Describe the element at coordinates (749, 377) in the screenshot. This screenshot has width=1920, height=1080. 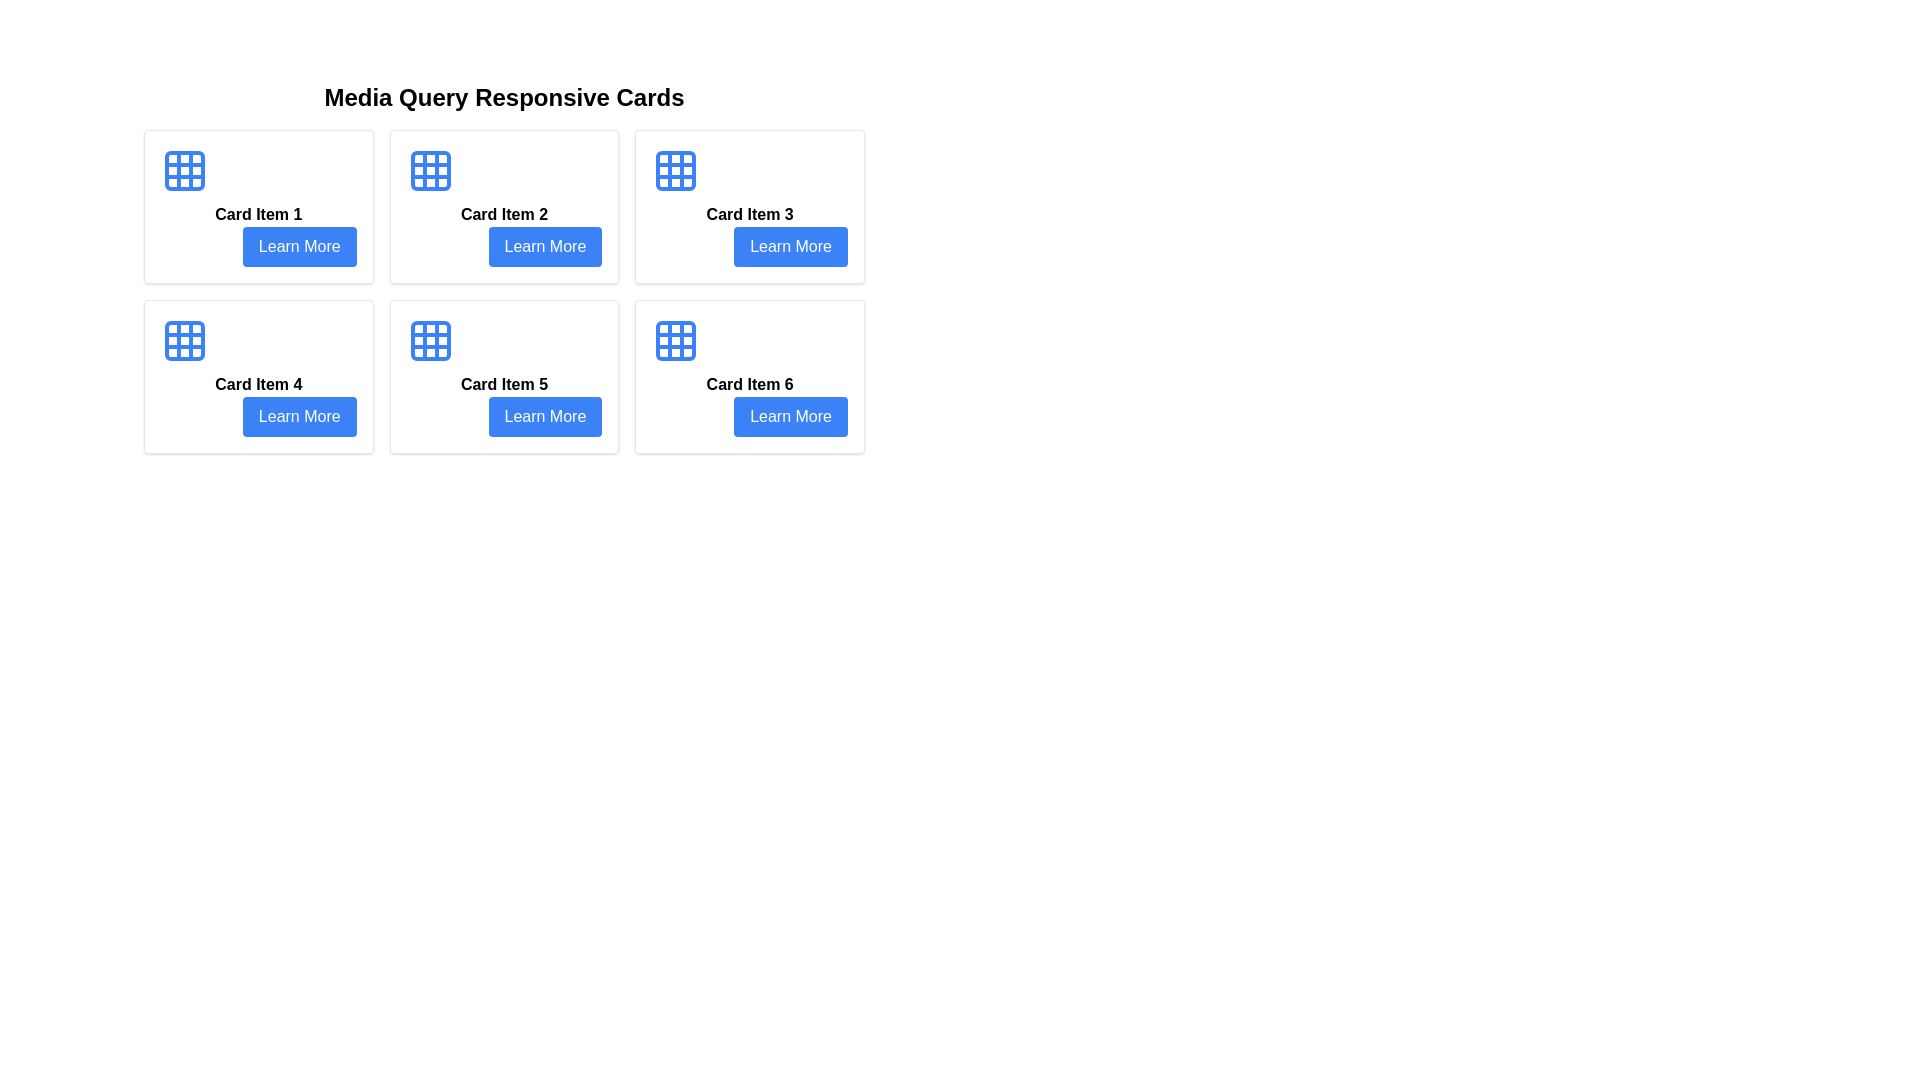
I see `the informational card located in the lower right corner of the grid layout` at that location.